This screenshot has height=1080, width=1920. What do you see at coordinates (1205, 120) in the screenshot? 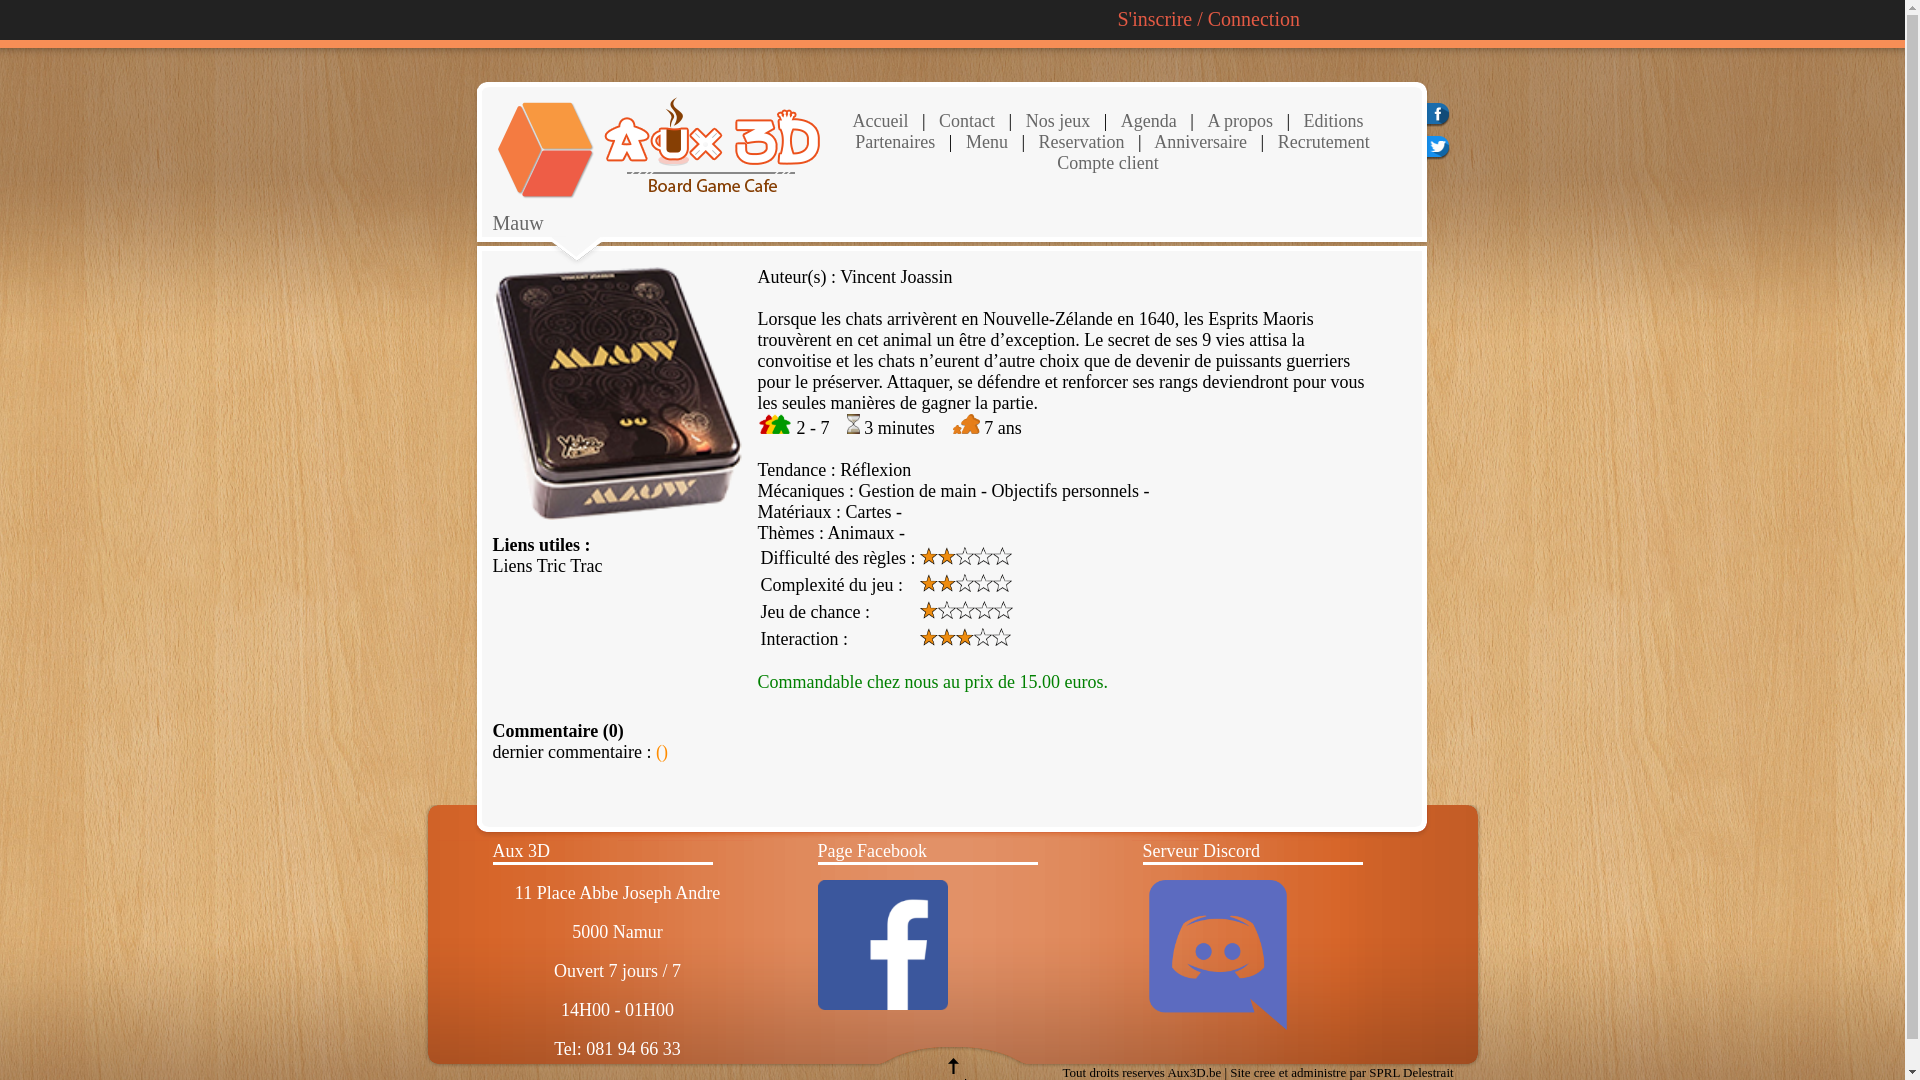
I see `'A propos'` at bounding box center [1205, 120].